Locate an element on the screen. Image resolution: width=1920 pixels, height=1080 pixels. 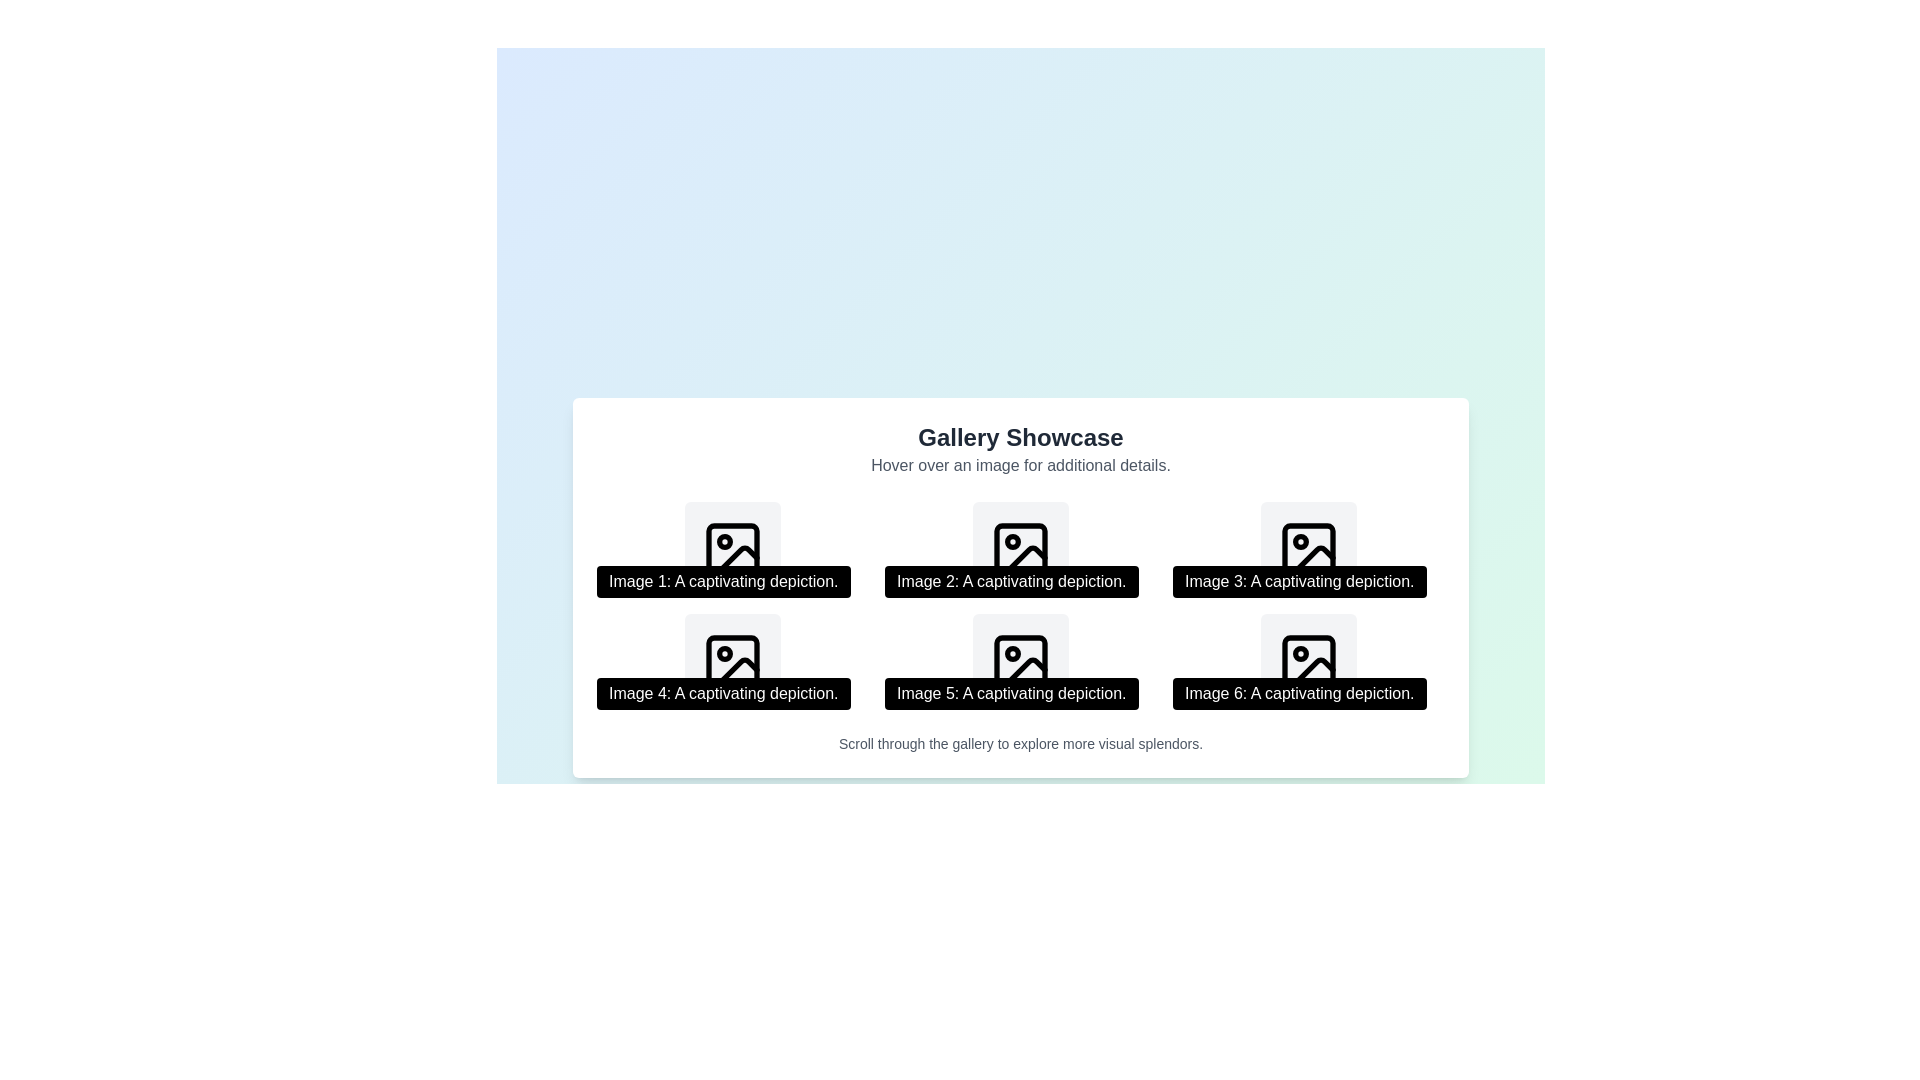
the black icon is located at coordinates (732, 550).